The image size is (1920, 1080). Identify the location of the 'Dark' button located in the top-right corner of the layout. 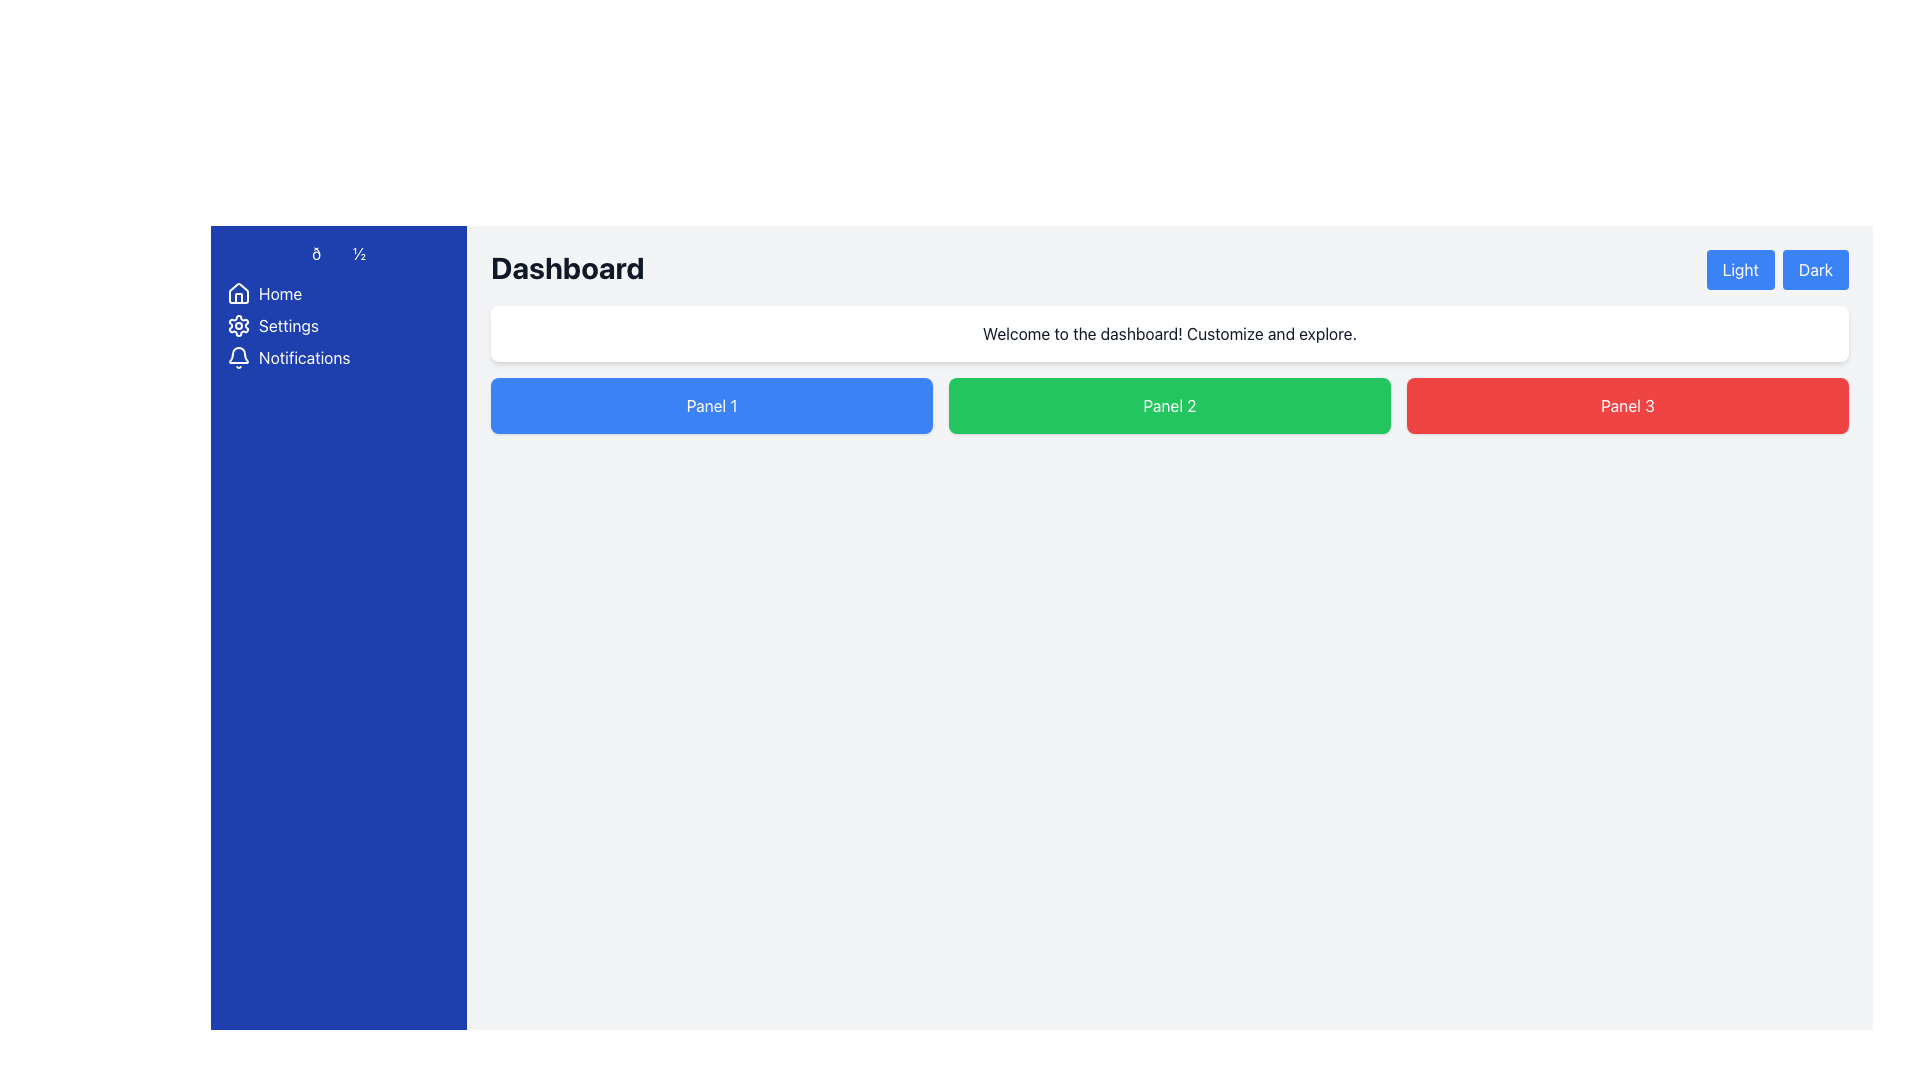
(1815, 270).